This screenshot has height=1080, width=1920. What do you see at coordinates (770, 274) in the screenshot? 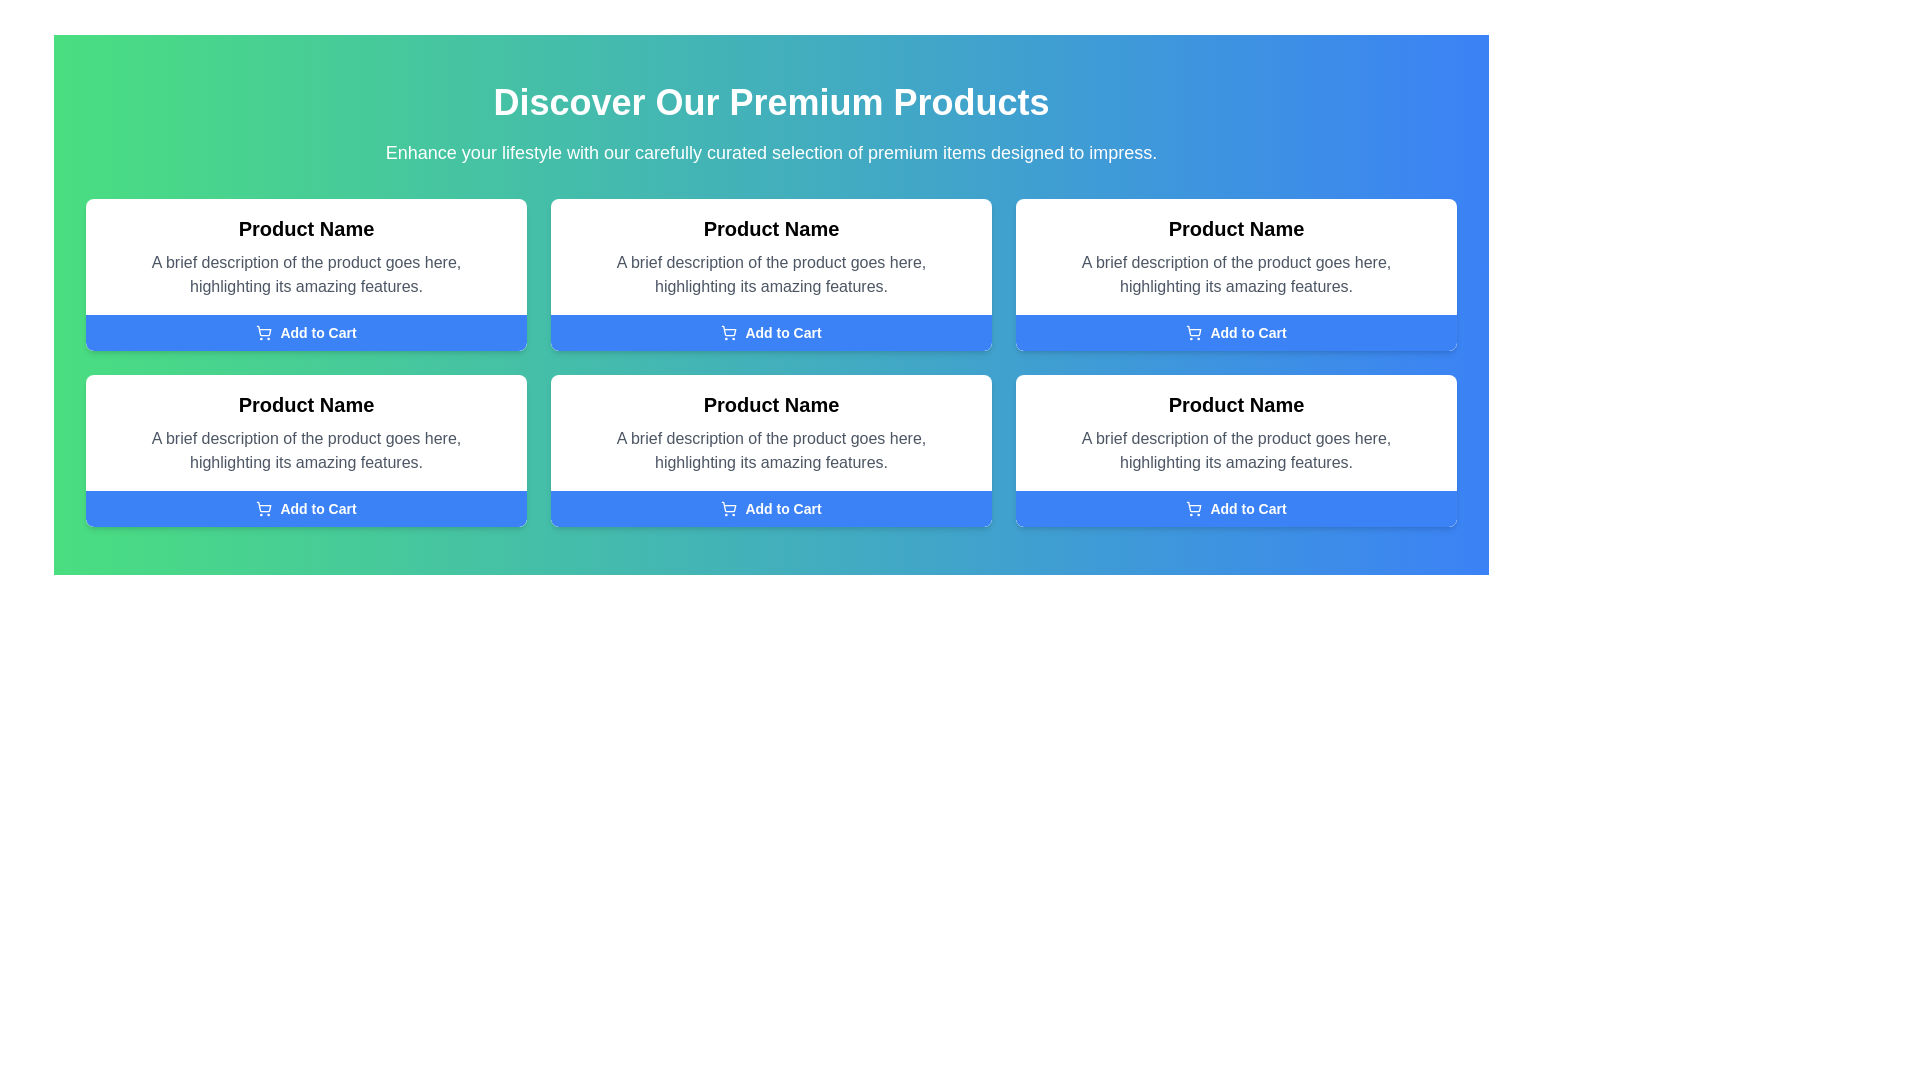
I see `descriptive text element that contains 'A brief description of the product goes here, highlighting its amazing features.' located in the second product card, below the product title and above the 'Add to Cart' button` at bounding box center [770, 274].